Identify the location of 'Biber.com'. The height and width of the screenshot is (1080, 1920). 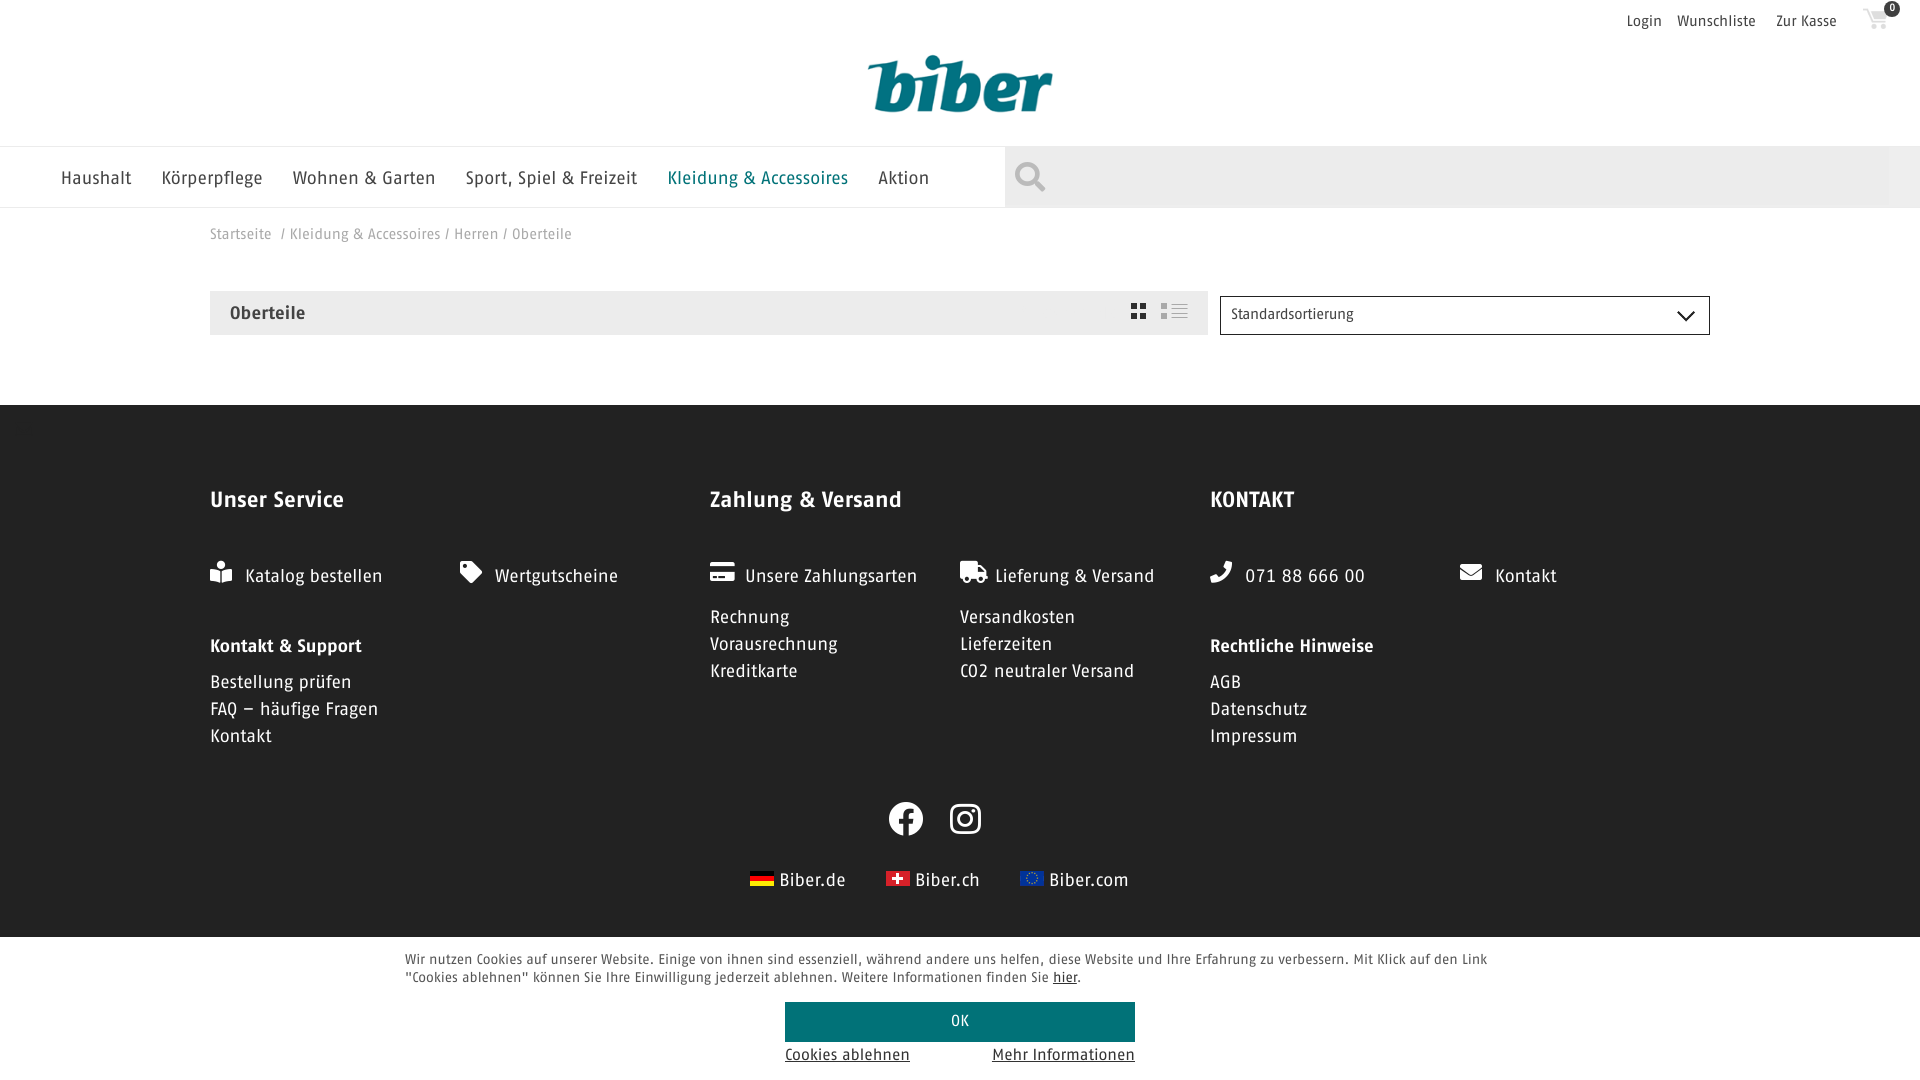
(1088, 879).